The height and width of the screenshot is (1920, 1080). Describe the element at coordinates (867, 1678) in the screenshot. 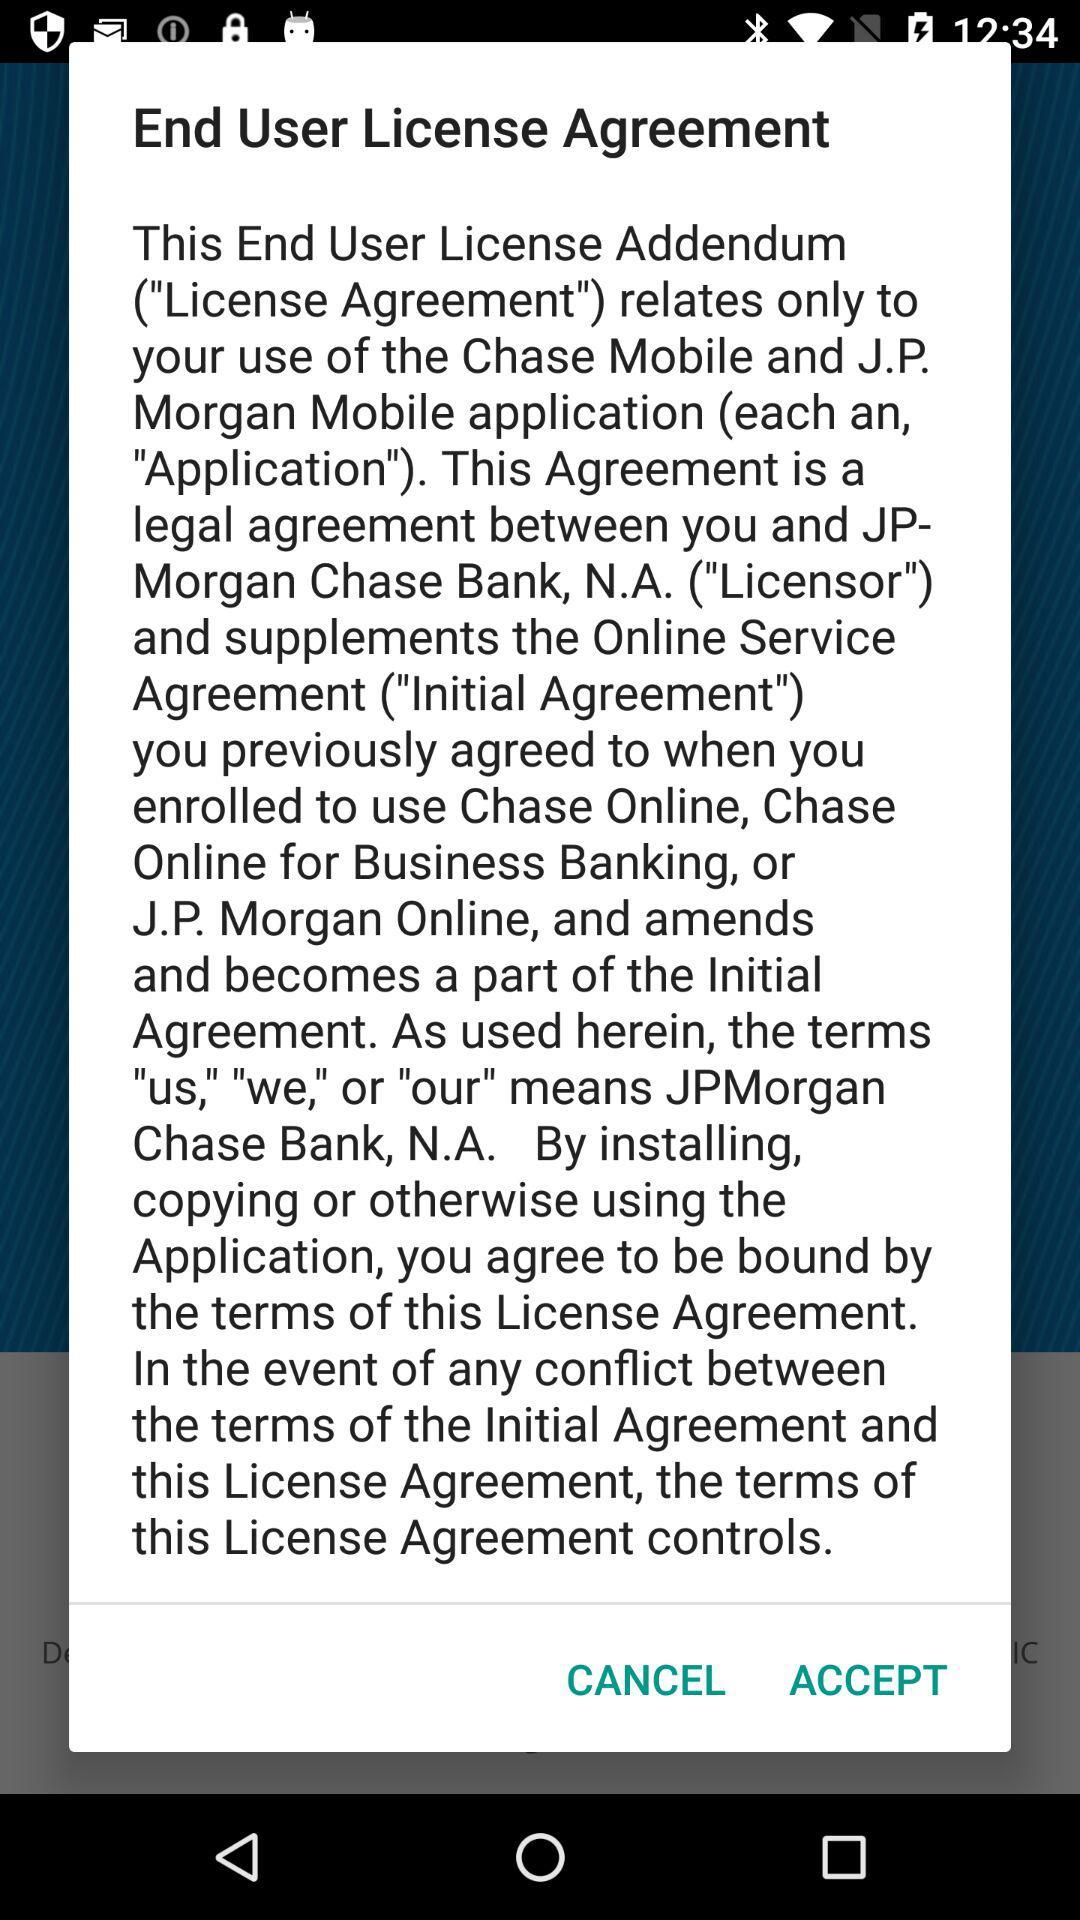

I see `the item to the right of the cancel` at that location.